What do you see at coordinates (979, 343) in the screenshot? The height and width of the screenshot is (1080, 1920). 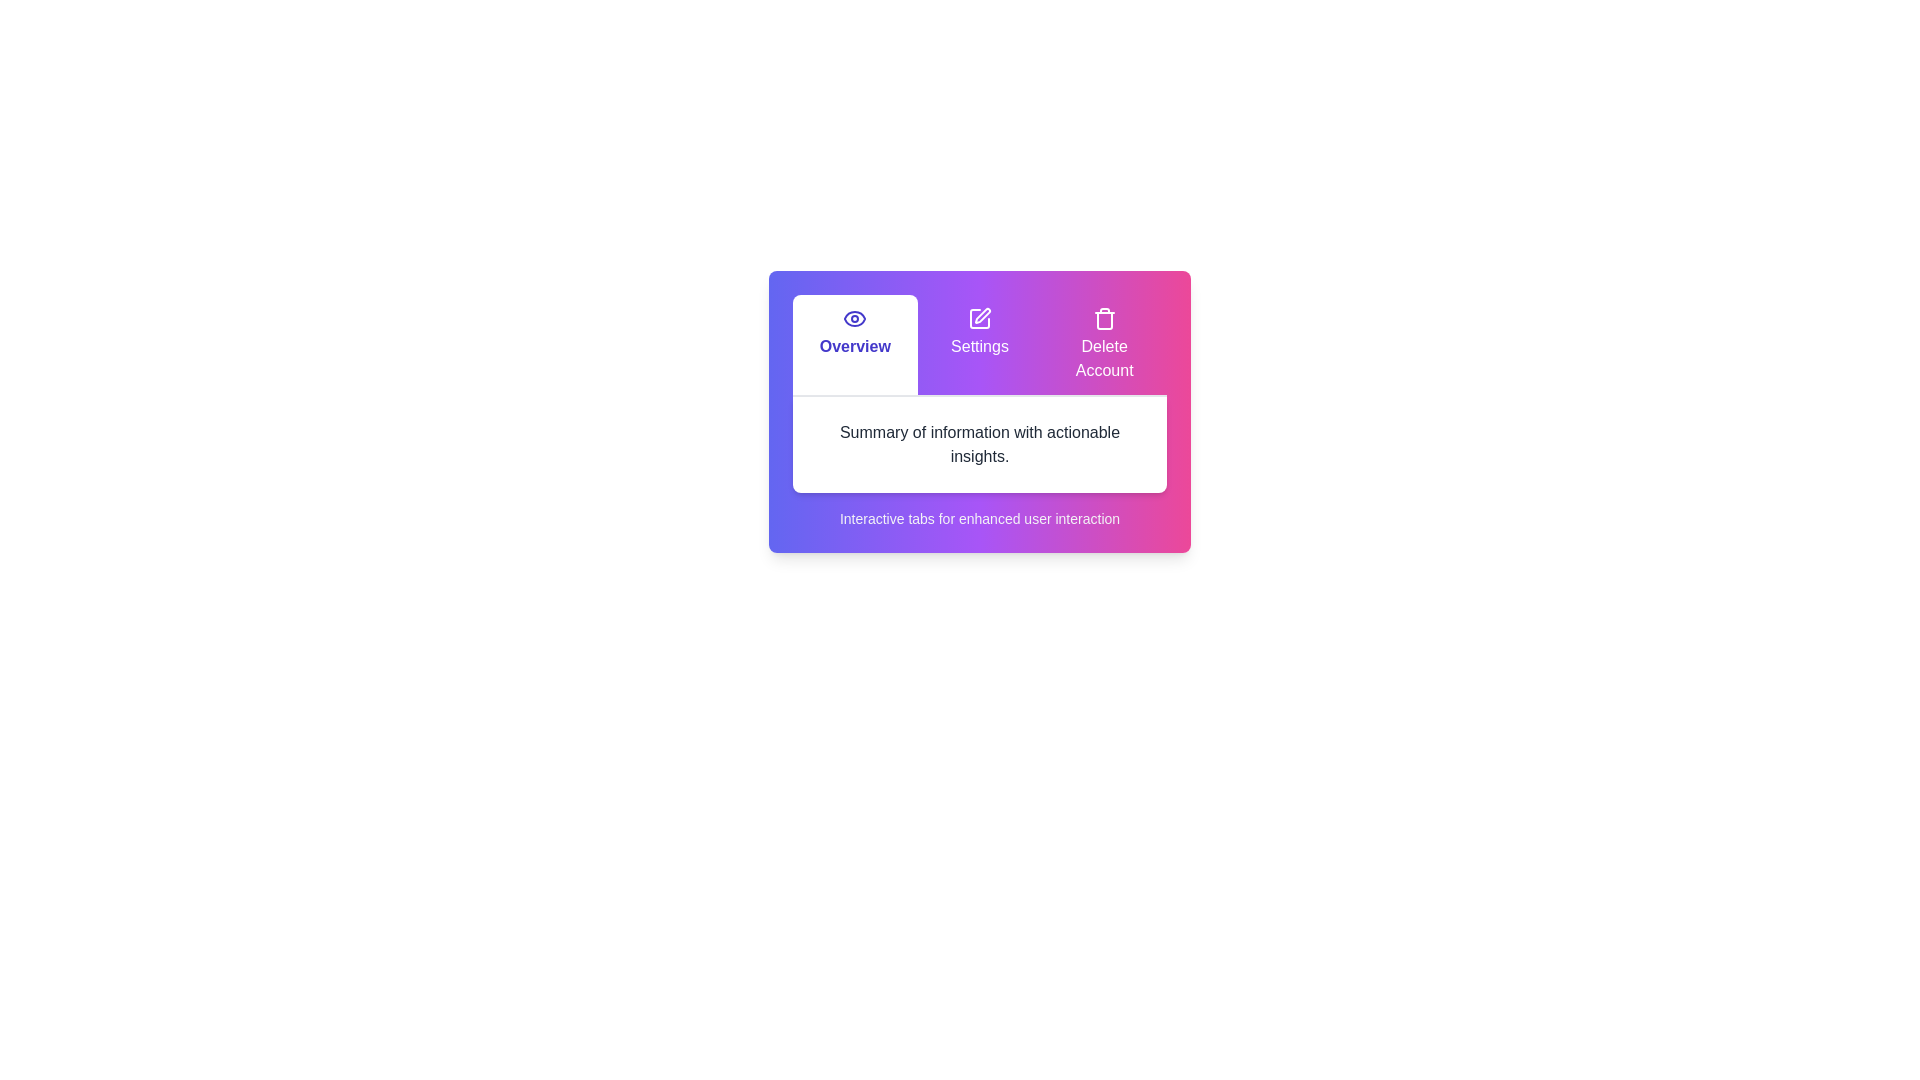 I see `the tab labeled 'Settings' to observe its hover effect` at bounding box center [979, 343].